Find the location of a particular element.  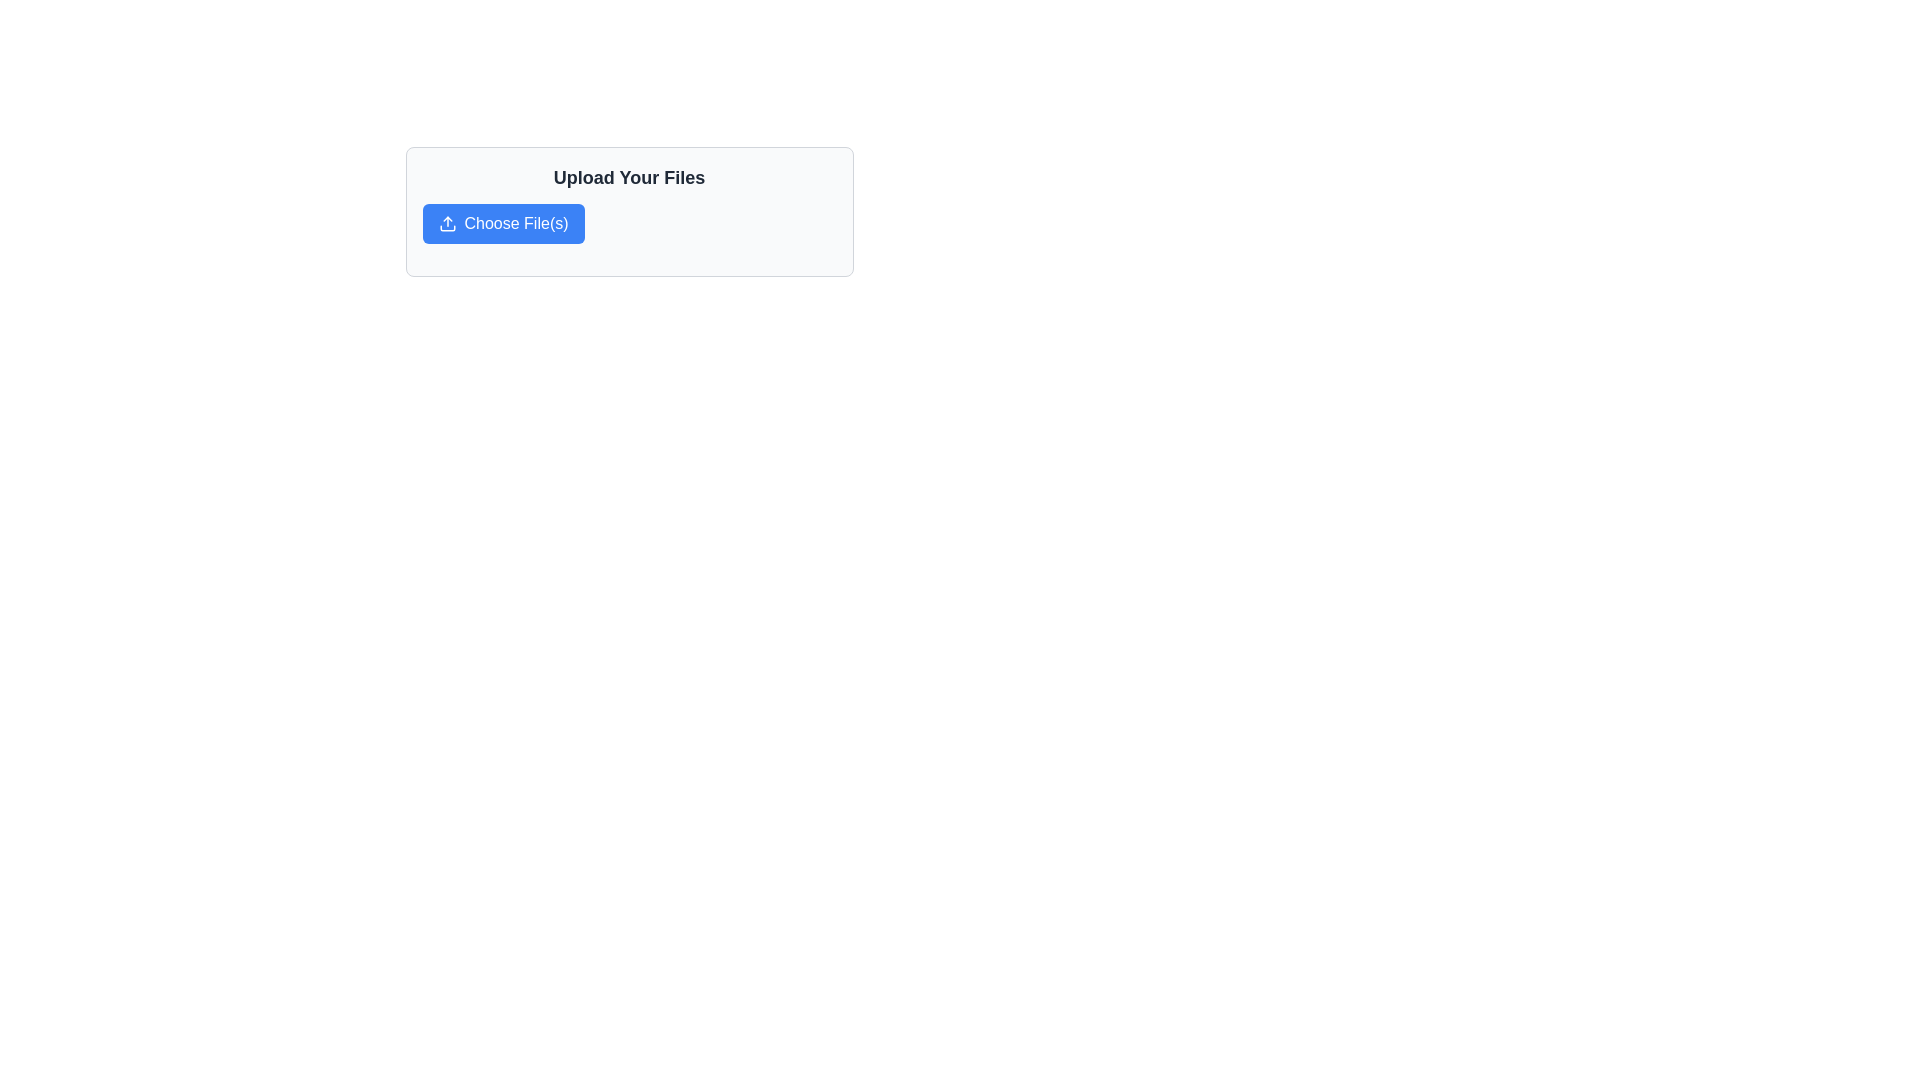

the heading labeled 'Upload Your Files', which is a bold, large black text displayed at the top of a white card with rounded corners is located at coordinates (628, 176).